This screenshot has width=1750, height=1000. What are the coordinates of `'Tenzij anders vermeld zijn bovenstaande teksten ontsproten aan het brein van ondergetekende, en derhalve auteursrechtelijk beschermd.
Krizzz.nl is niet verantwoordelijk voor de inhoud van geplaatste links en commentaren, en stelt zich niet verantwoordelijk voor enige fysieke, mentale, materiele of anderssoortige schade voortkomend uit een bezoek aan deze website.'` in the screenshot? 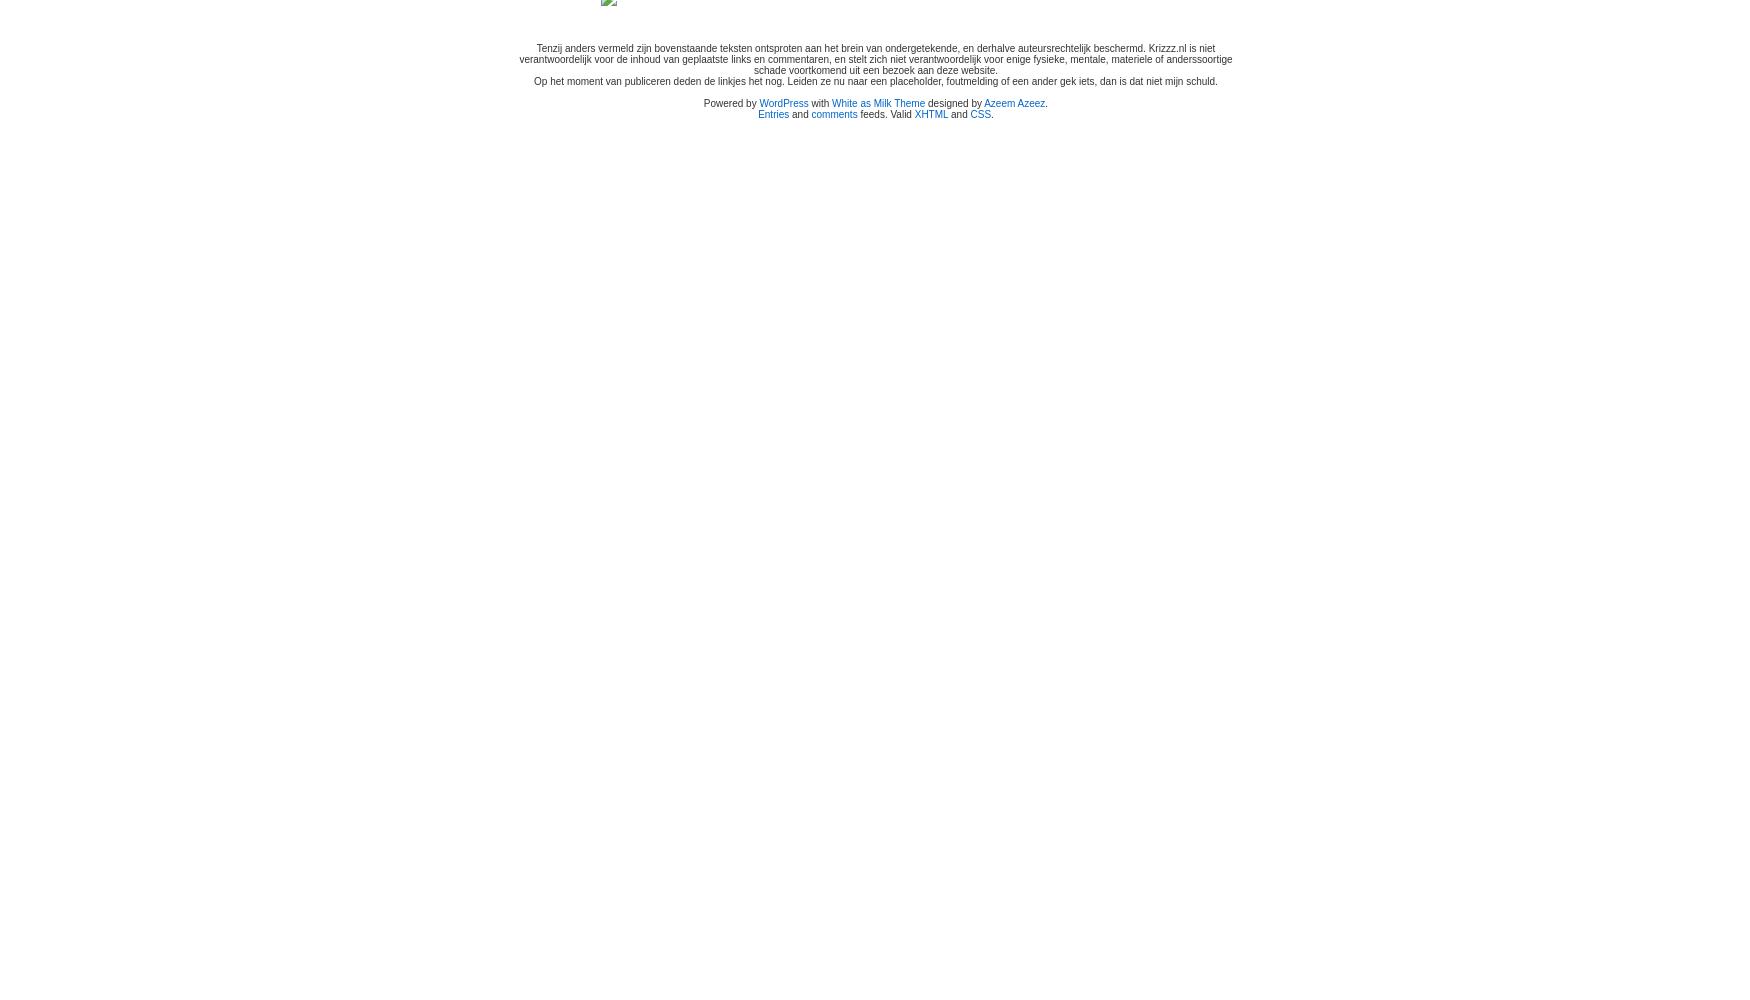 It's located at (875, 59).